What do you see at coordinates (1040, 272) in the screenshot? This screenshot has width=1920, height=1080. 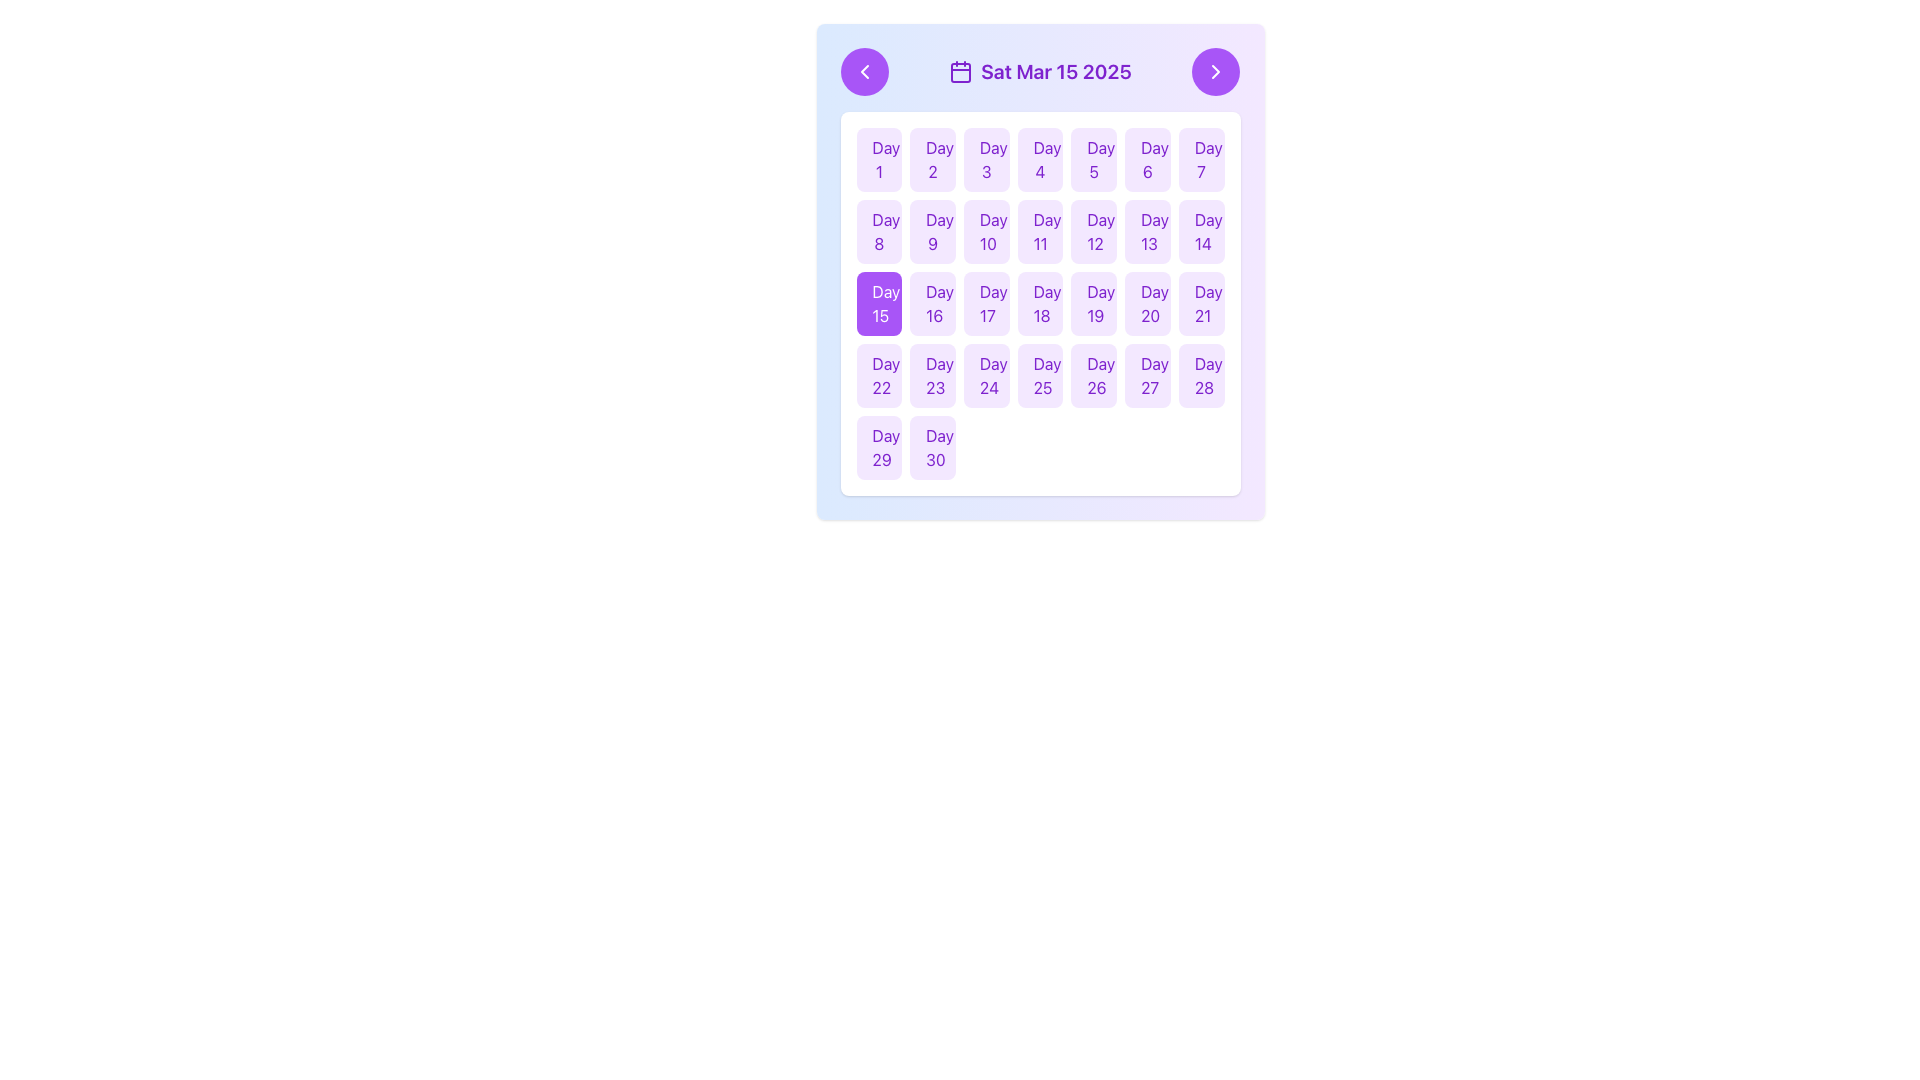 I see `the 'Day 18' button, which is a rectangular button with rounded corners in the calendar grid` at bounding box center [1040, 272].